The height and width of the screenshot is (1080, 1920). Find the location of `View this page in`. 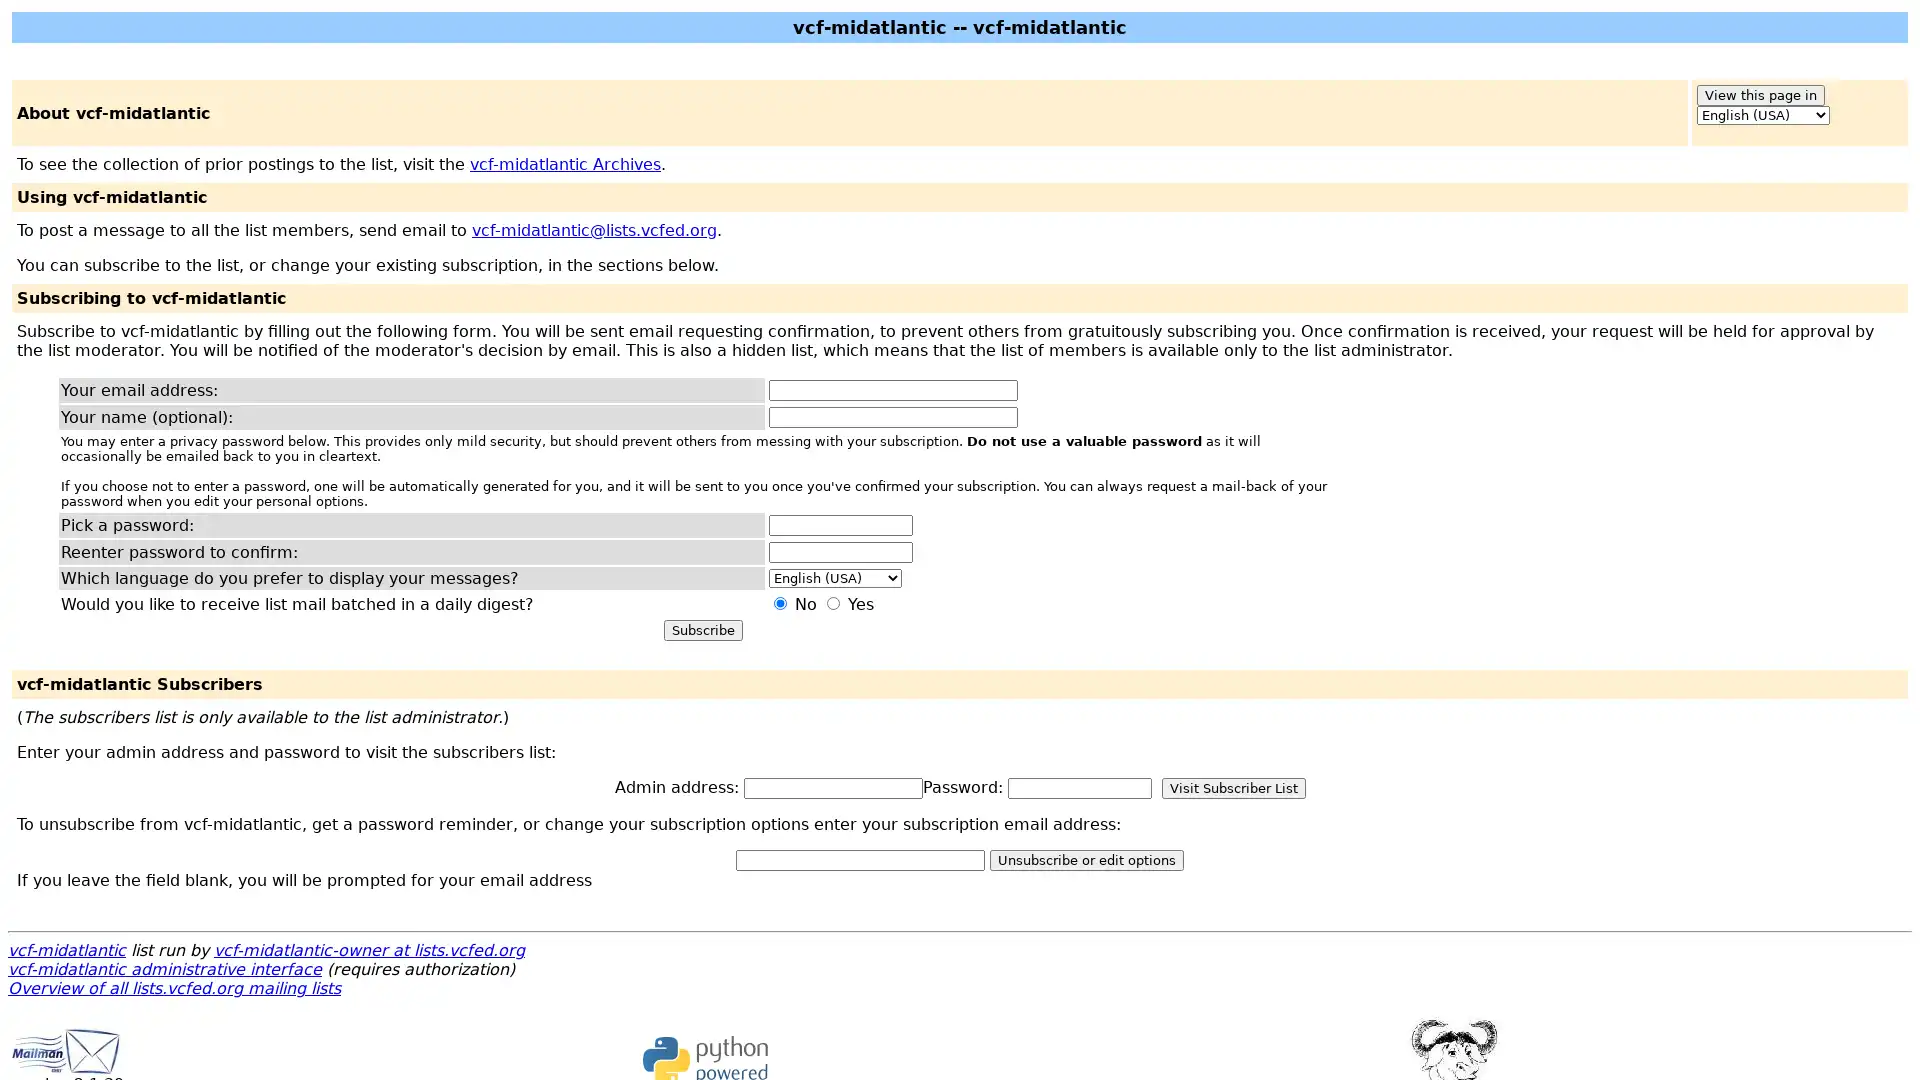

View this page in is located at coordinates (1760, 95).